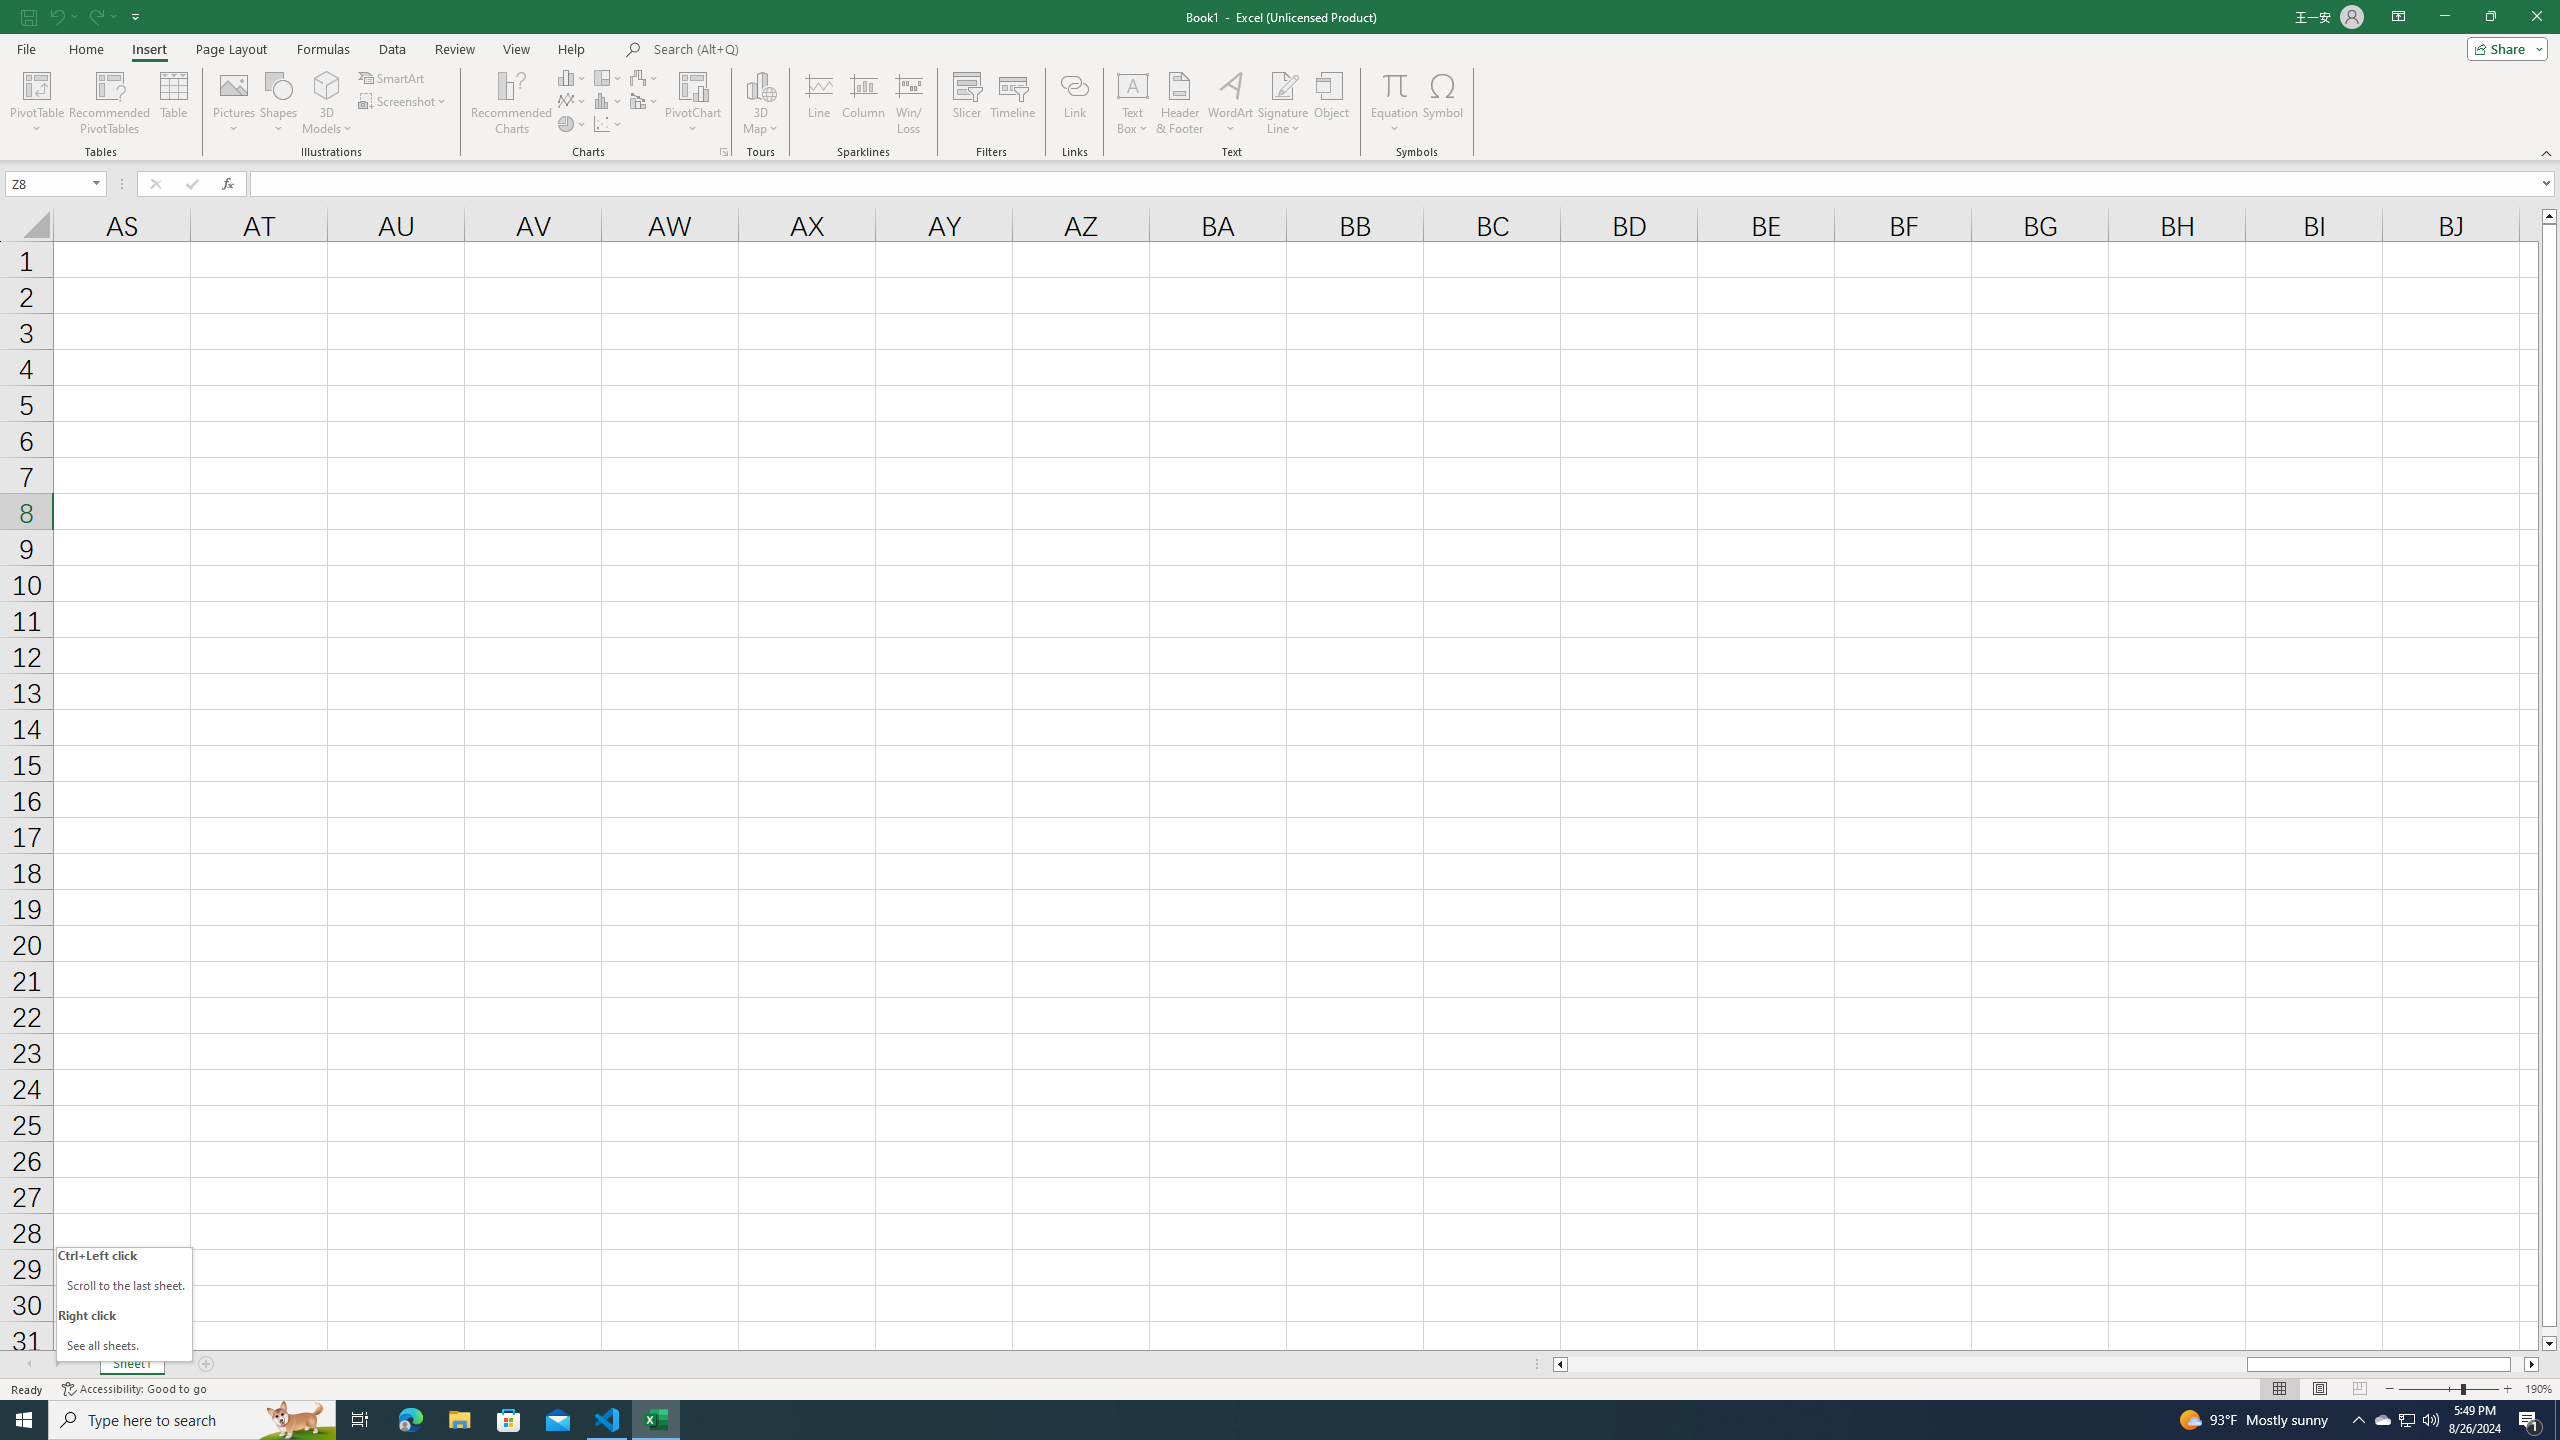  Describe the element at coordinates (1075, 103) in the screenshot. I see `'Link'` at that location.